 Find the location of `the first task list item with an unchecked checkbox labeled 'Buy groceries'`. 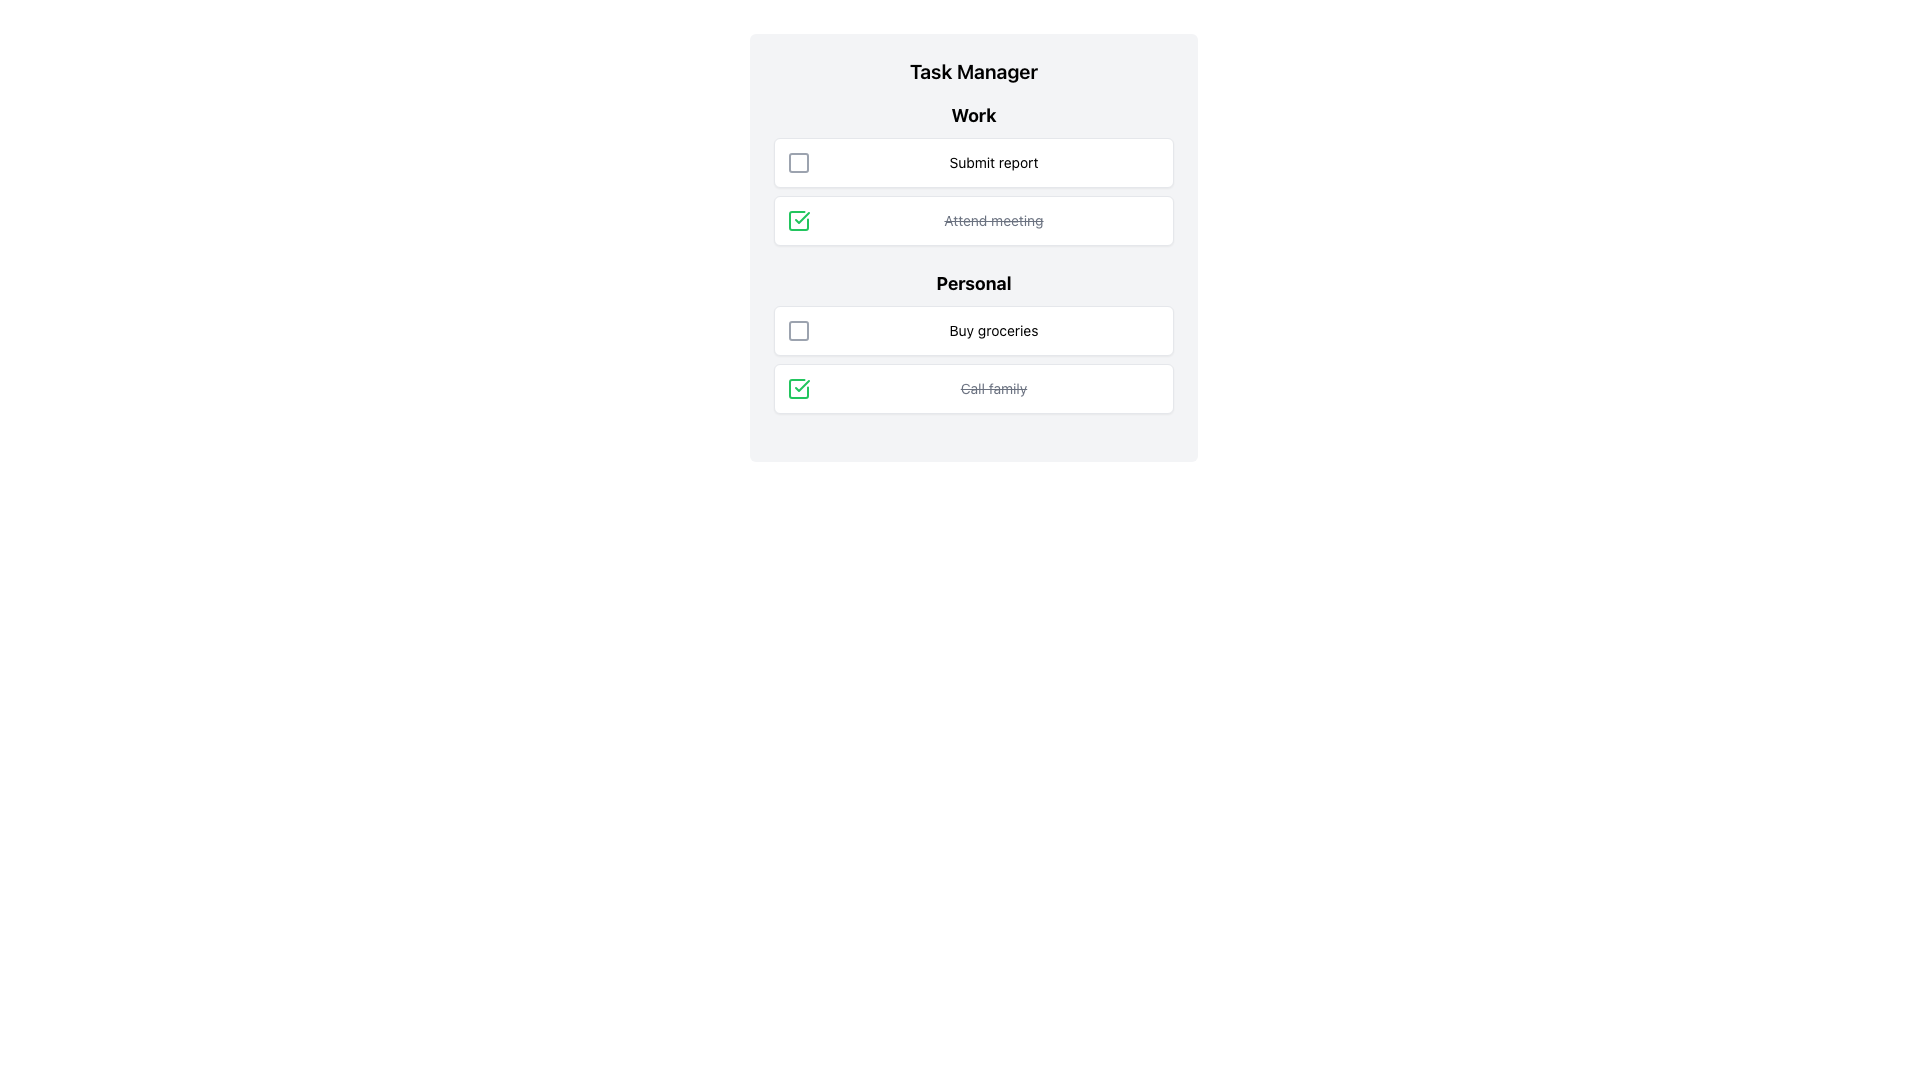

the first task list item with an unchecked checkbox labeled 'Buy groceries' is located at coordinates (974, 330).